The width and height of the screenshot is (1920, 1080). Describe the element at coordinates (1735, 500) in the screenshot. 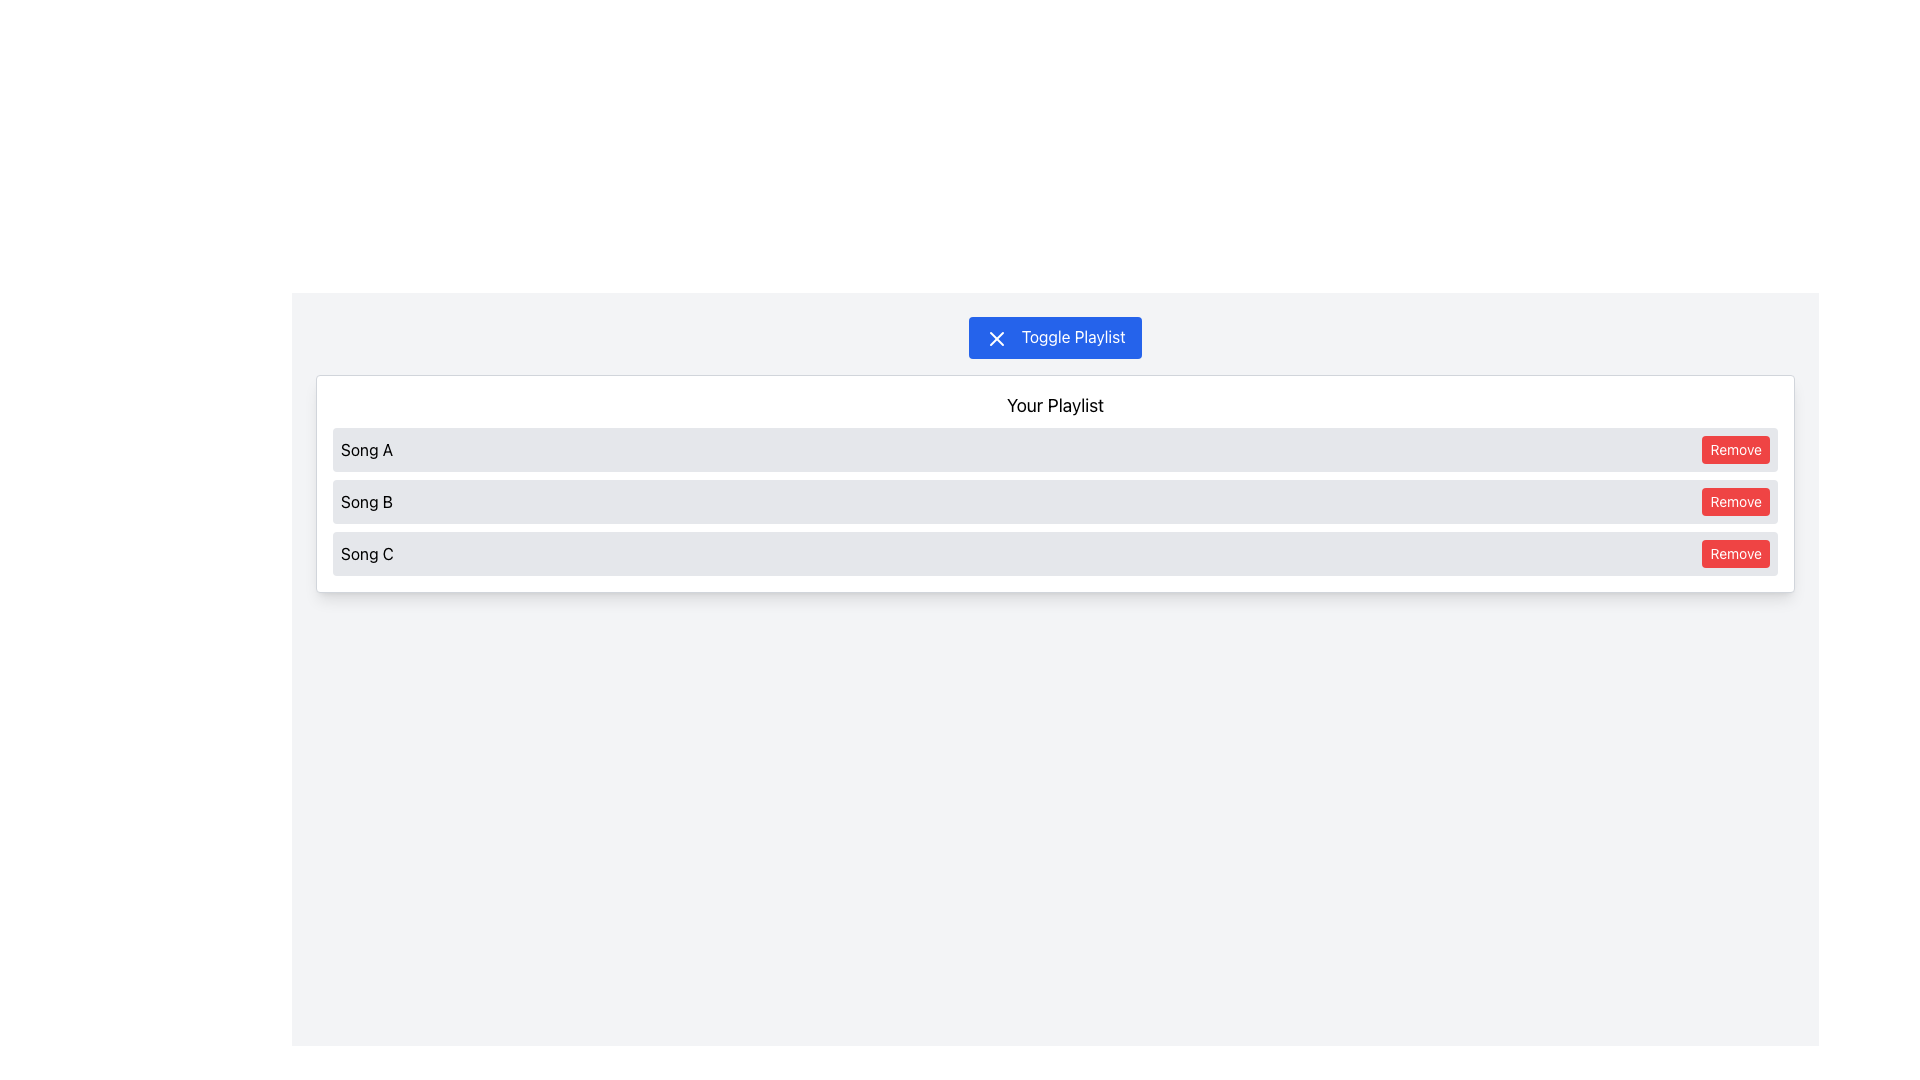

I see `the red 'Remove' button with bold white text located beside 'Song B' in the second row of the playlist` at that location.